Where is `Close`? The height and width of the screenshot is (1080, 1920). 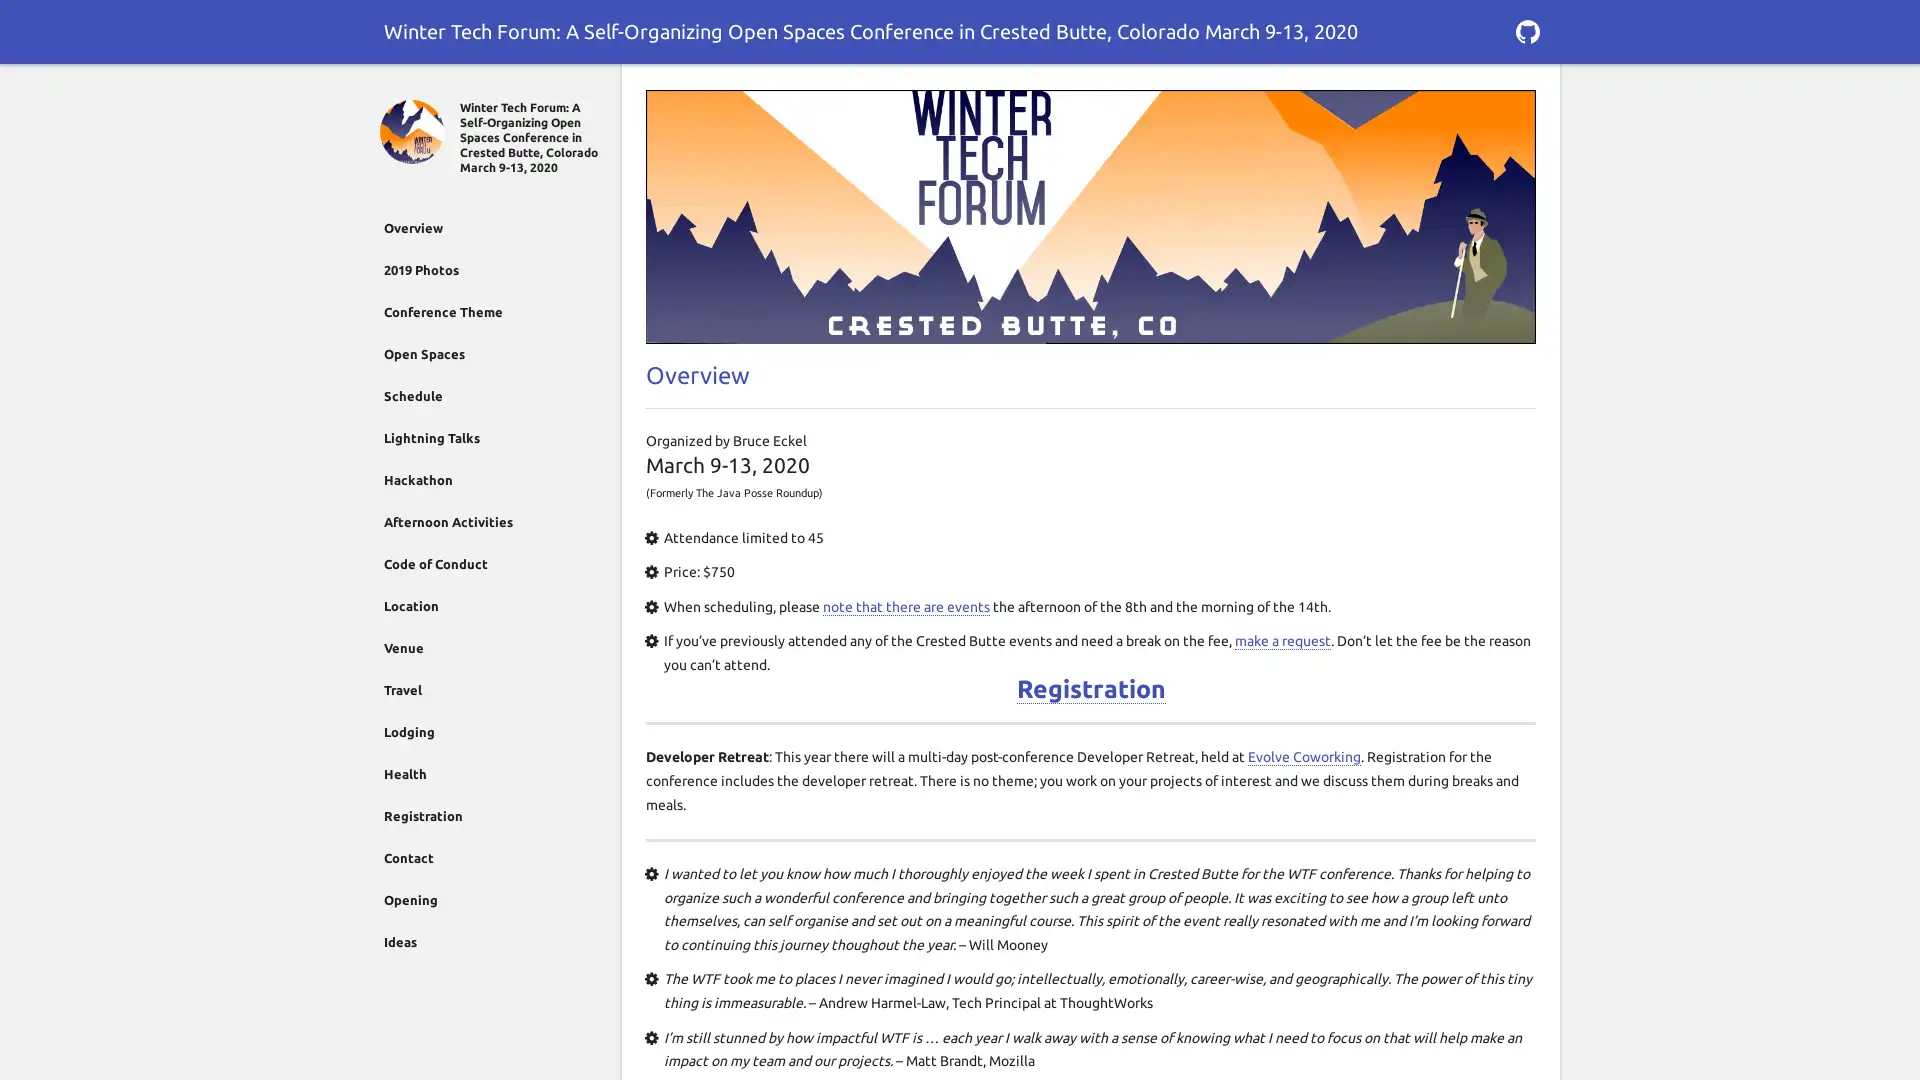
Close is located at coordinates (392, 87).